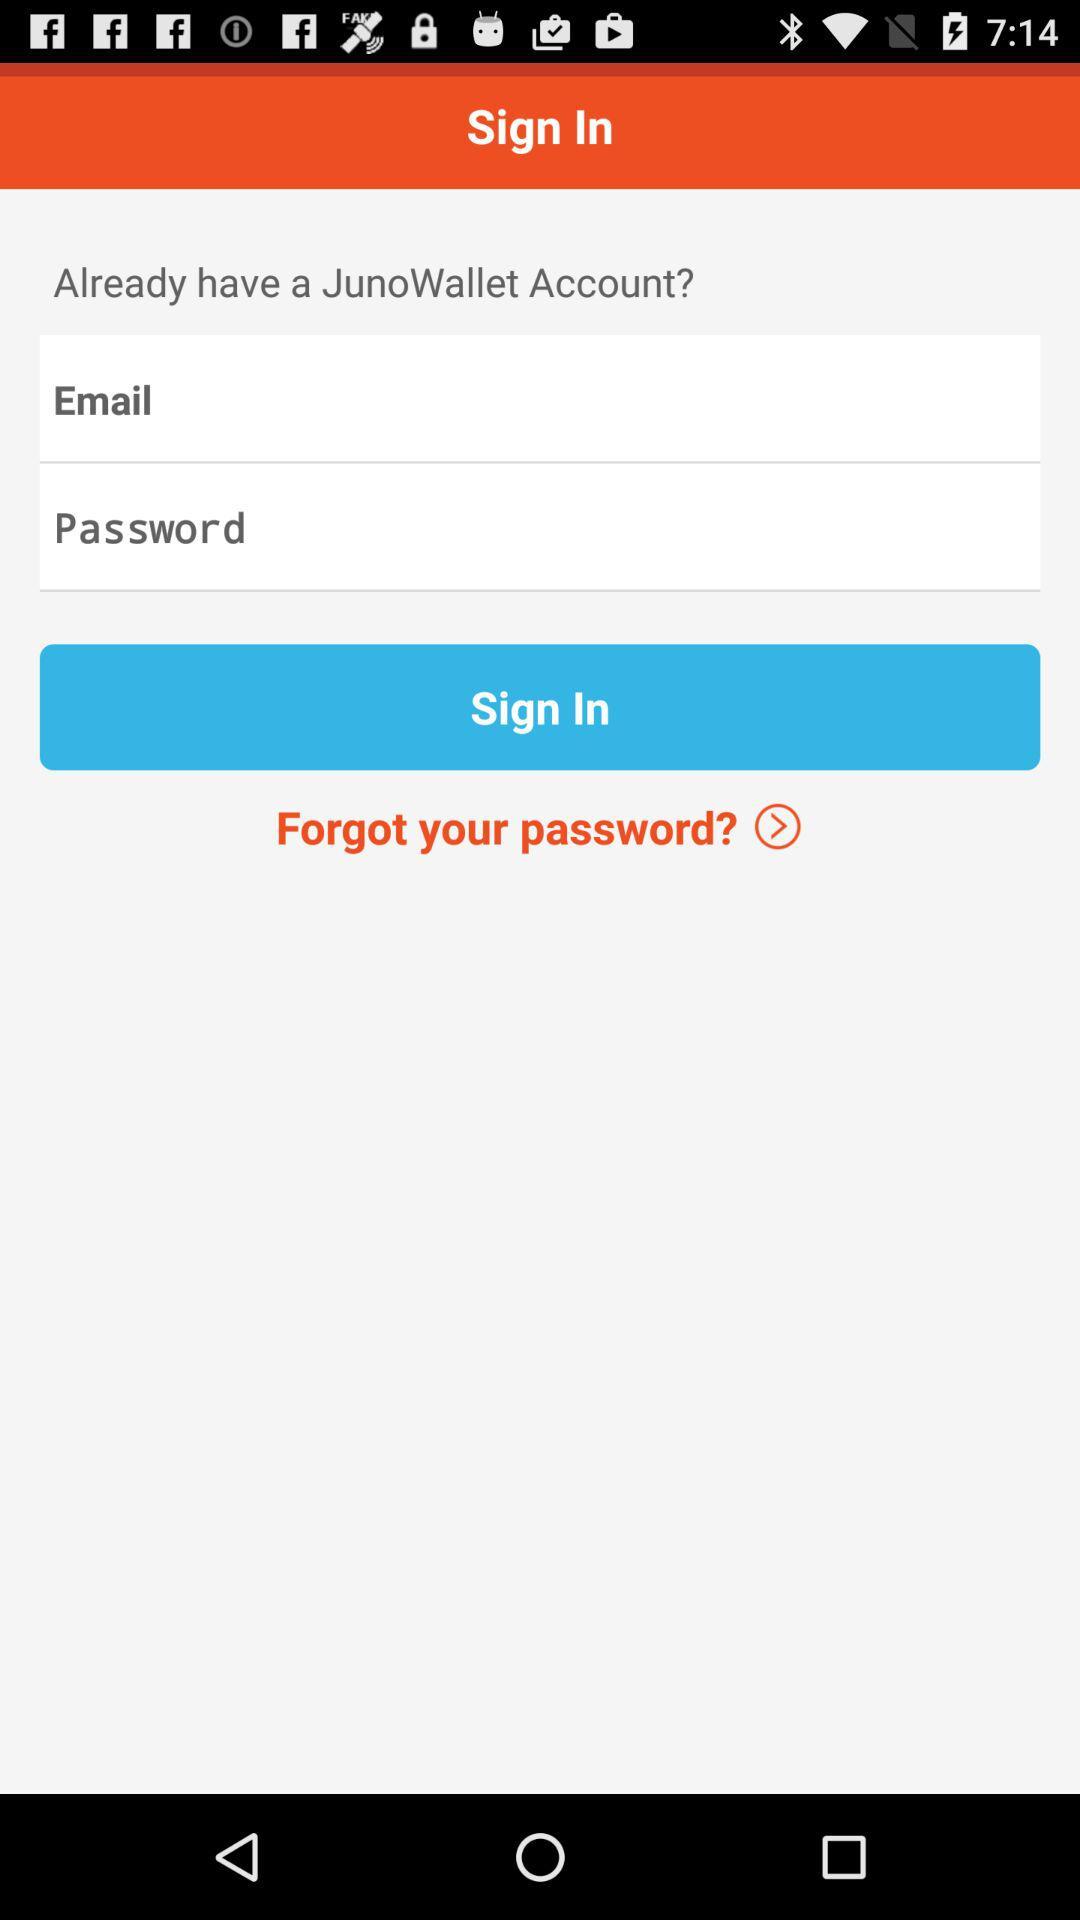 The height and width of the screenshot is (1920, 1080). What do you see at coordinates (540, 826) in the screenshot?
I see `item below the sign in` at bounding box center [540, 826].